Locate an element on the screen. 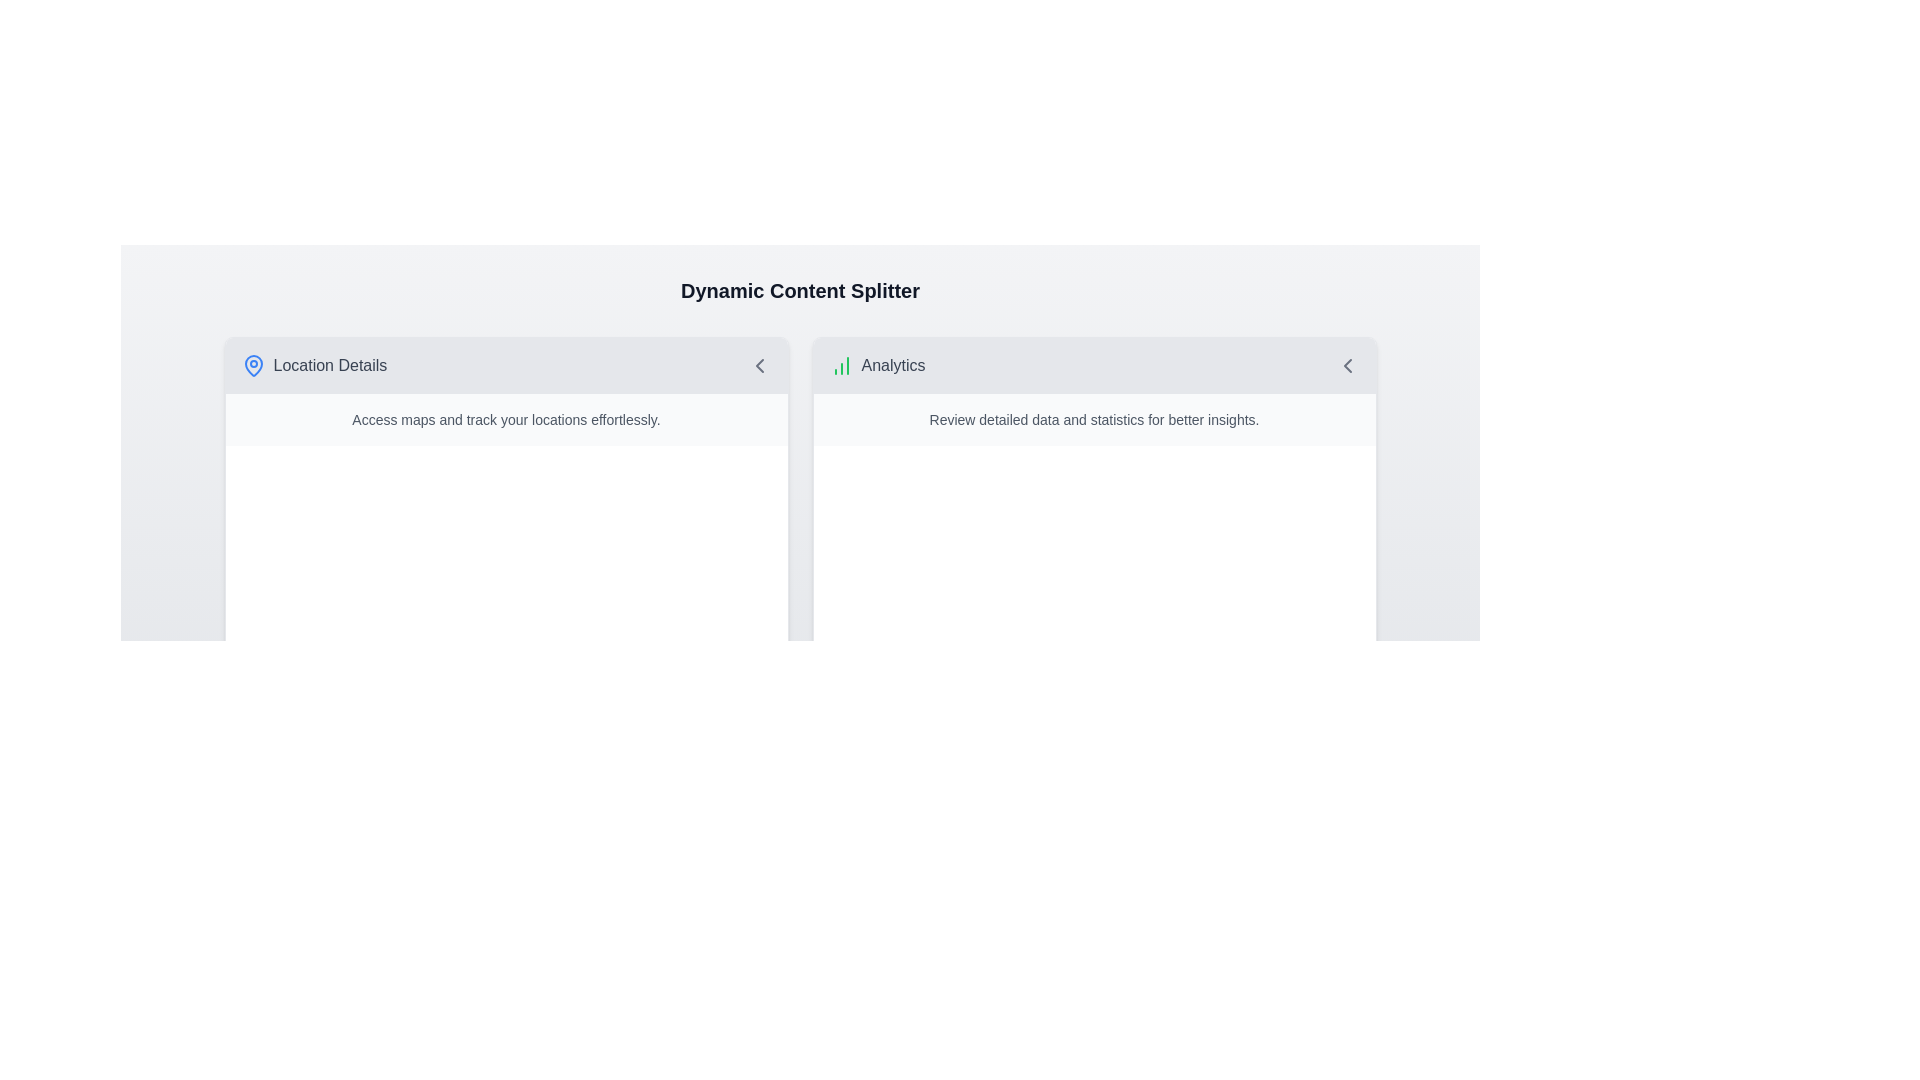  the 'Analytics' label next to the green bar chart icon is located at coordinates (877, 366).